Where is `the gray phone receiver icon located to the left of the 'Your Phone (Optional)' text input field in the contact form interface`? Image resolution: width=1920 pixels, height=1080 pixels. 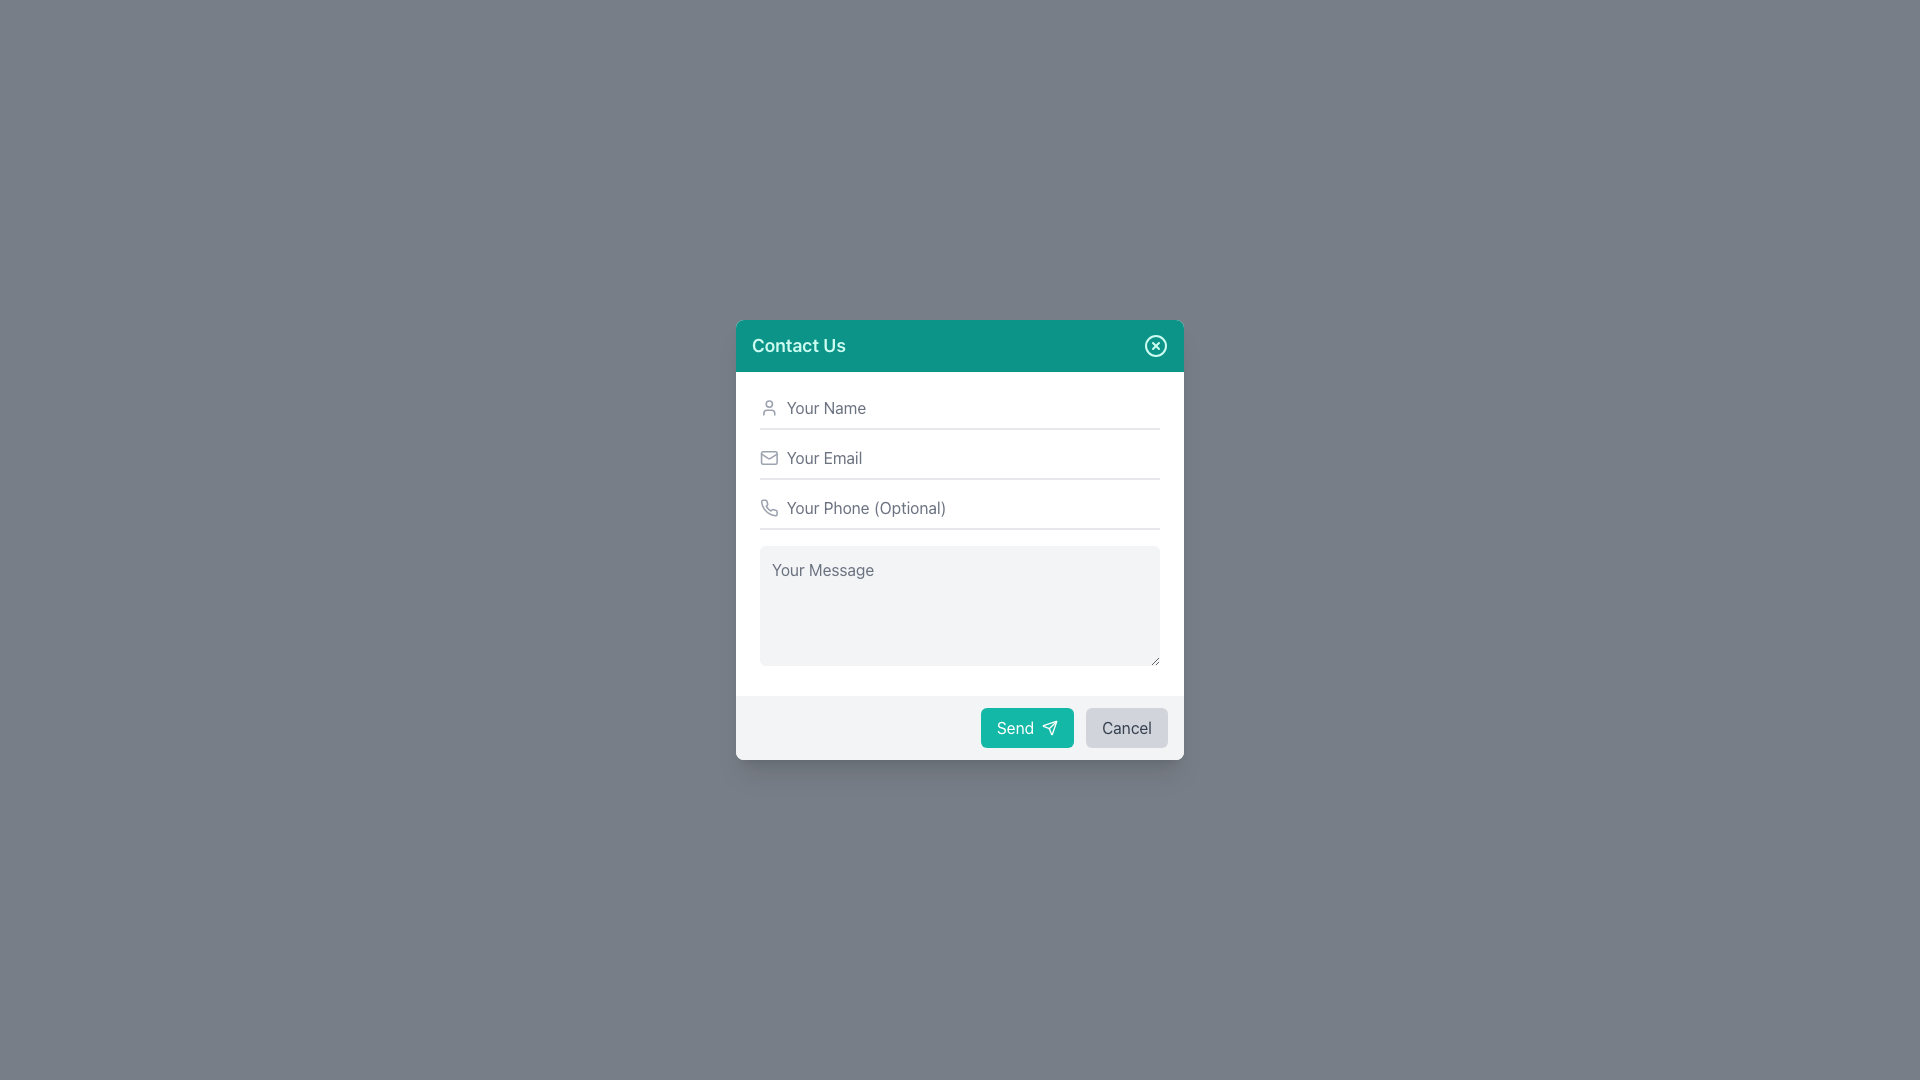
the gray phone receiver icon located to the left of the 'Your Phone (Optional)' text input field in the contact form interface is located at coordinates (768, 507).